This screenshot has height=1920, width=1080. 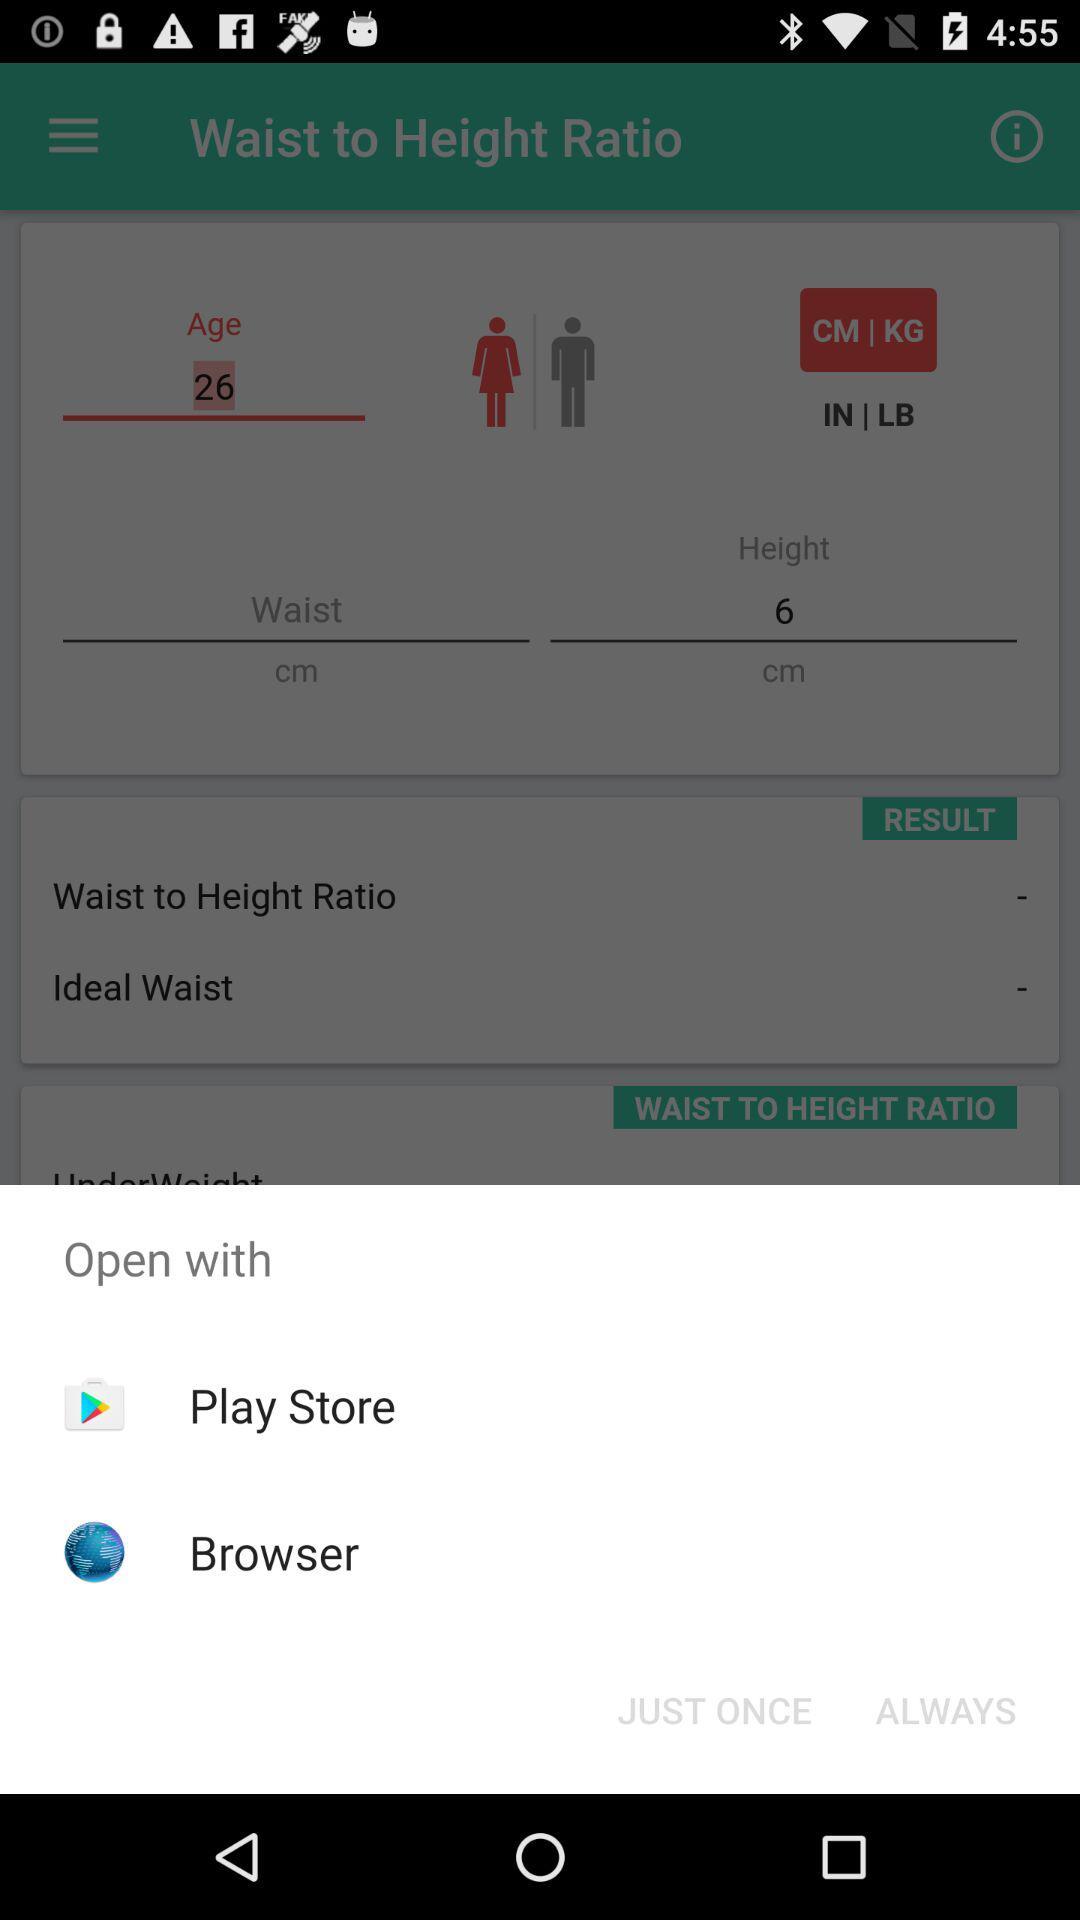 I want to click on the just once button, so click(x=713, y=1708).